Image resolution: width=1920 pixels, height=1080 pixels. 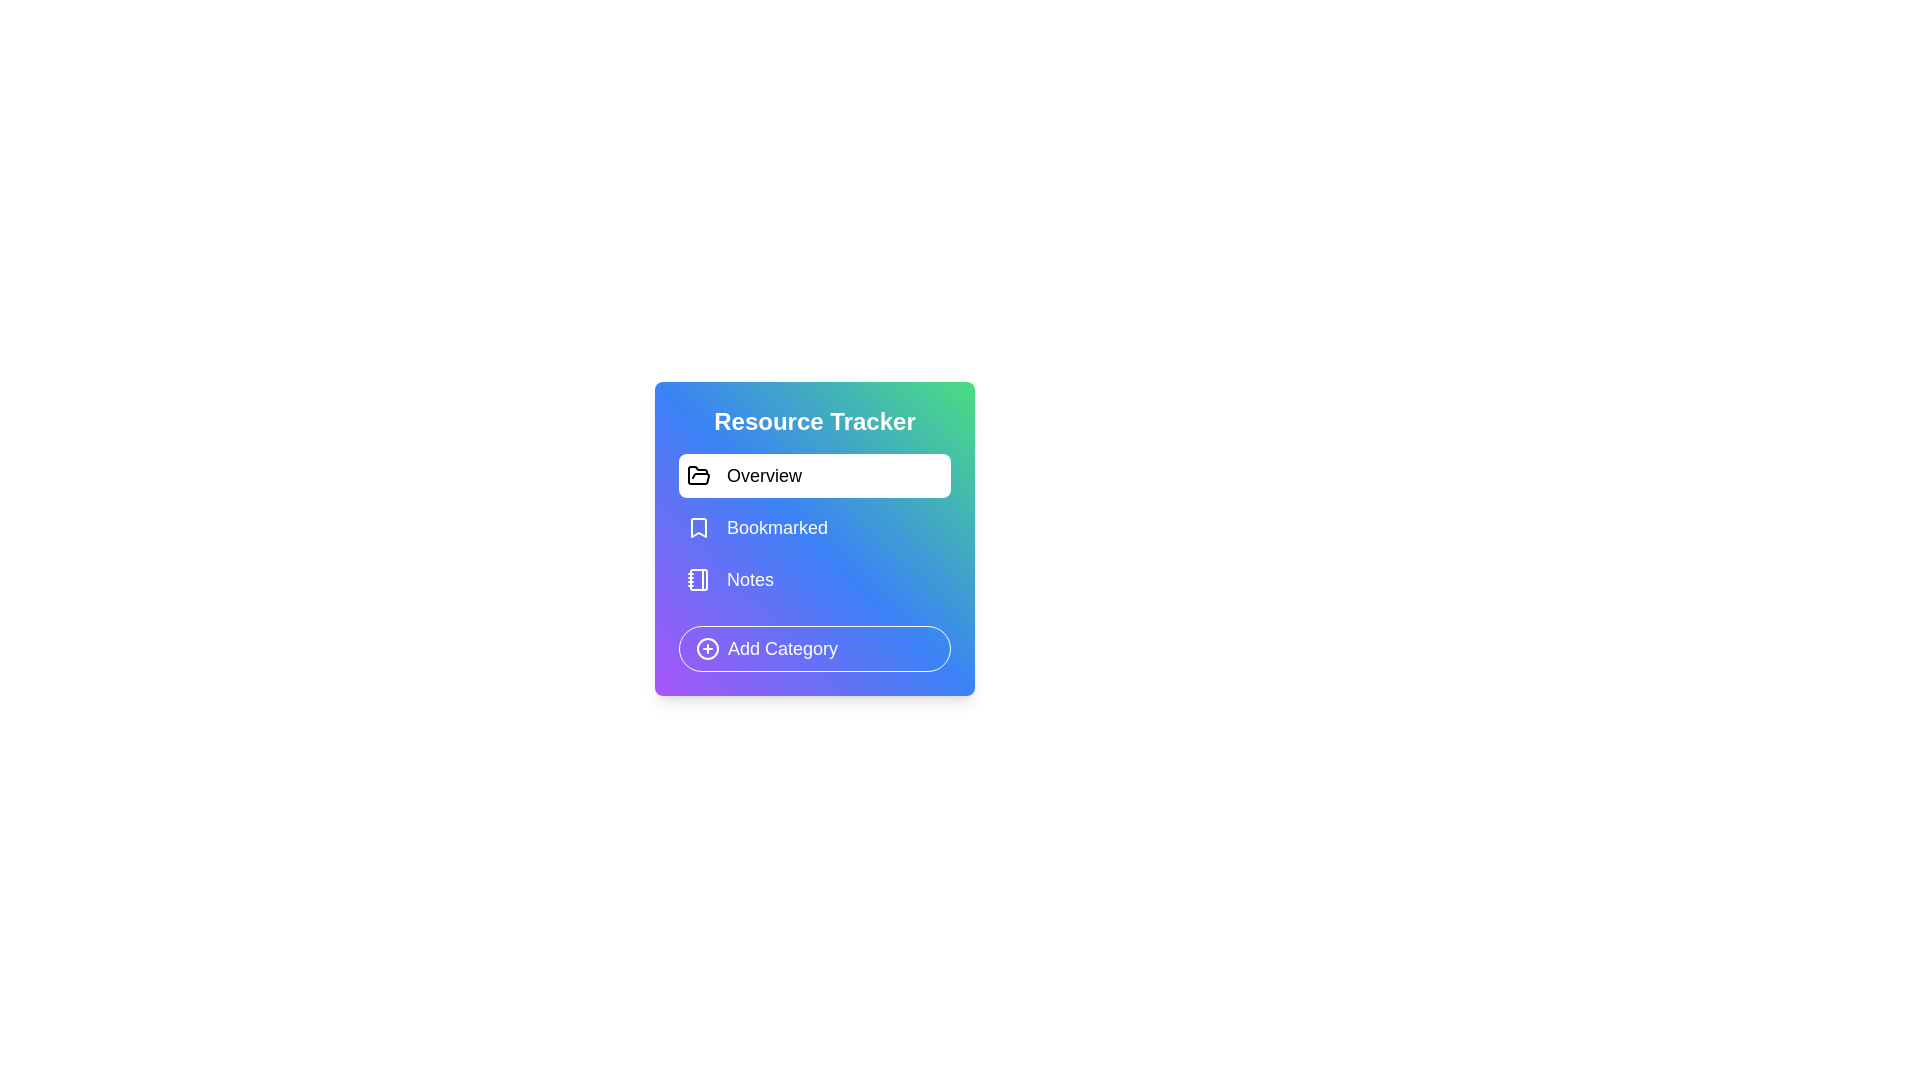 What do you see at coordinates (815, 475) in the screenshot?
I see `the category Overview from the list` at bounding box center [815, 475].